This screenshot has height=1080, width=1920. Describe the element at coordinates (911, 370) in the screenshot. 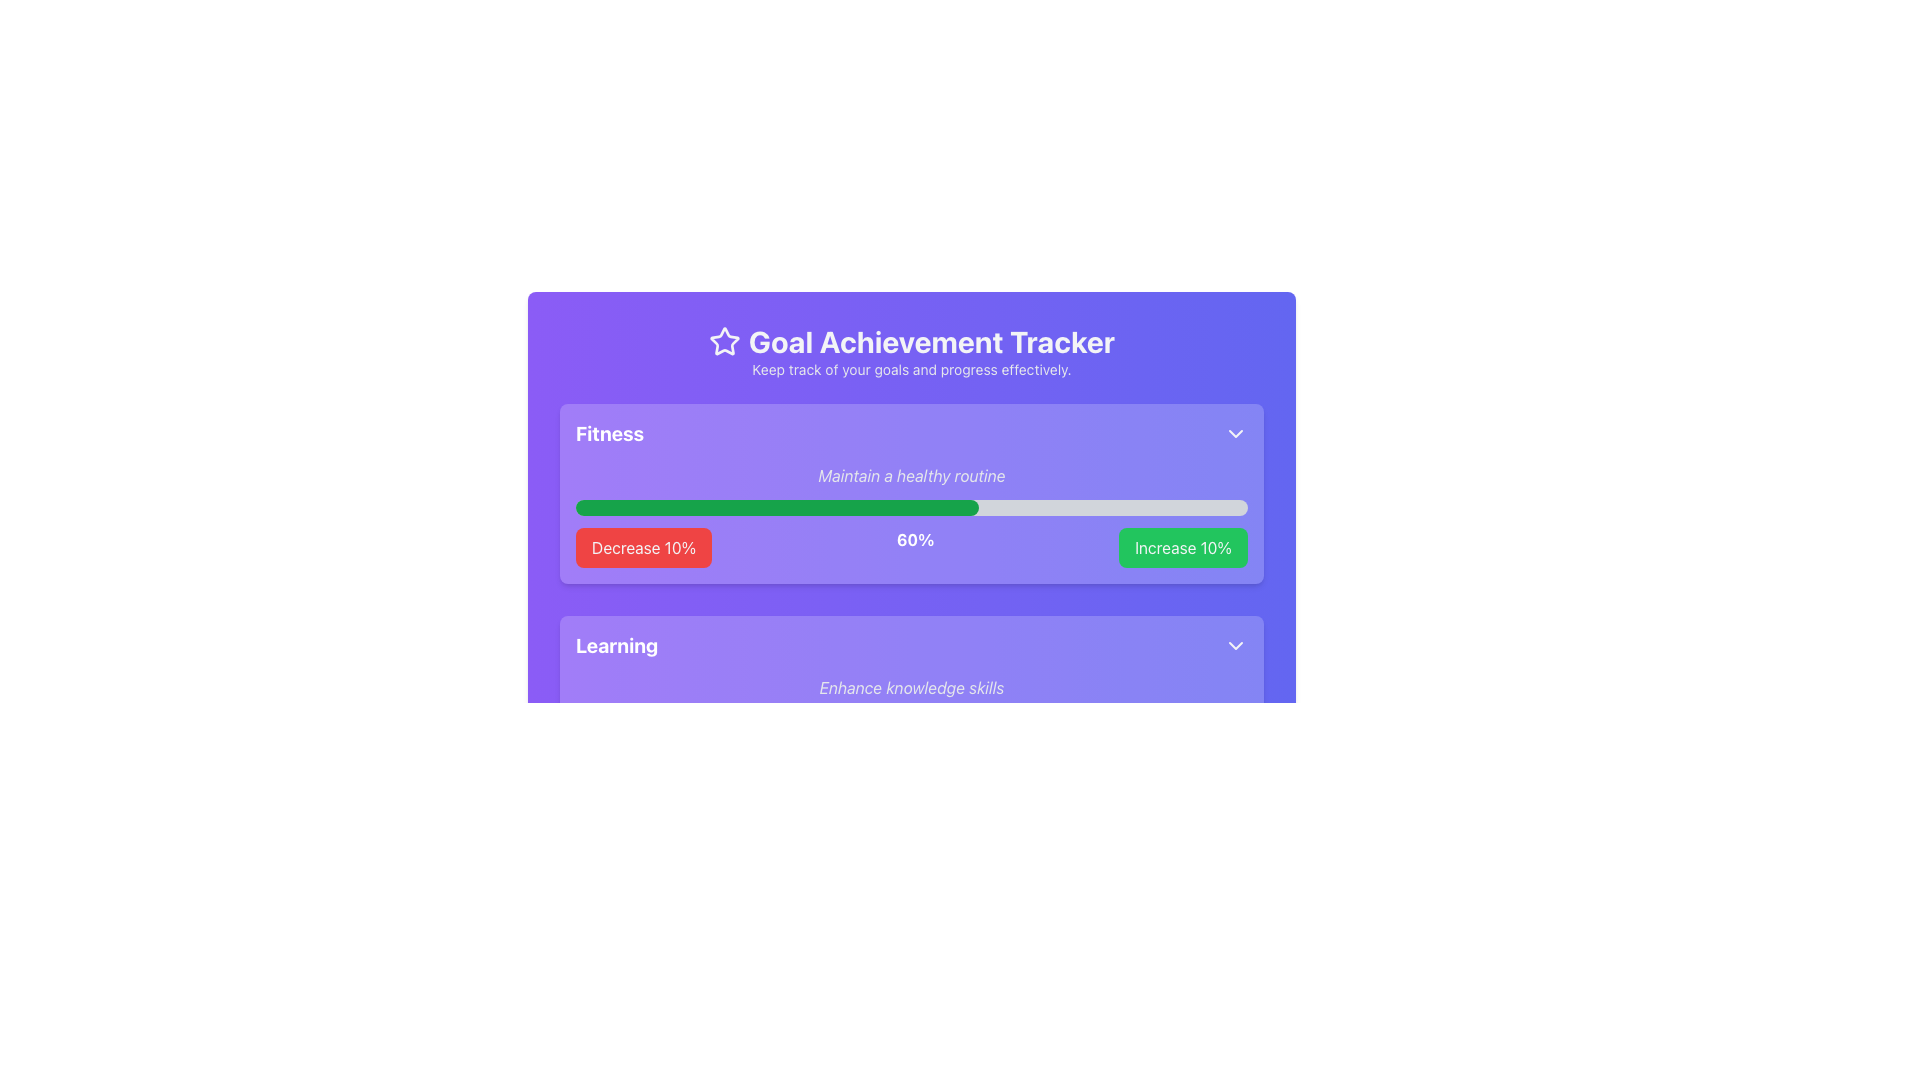

I see `the text label displaying 'Keep track of your goals and progress effectively.' which is located below the title 'Goal Achievement Tracker' on a purple background` at that location.